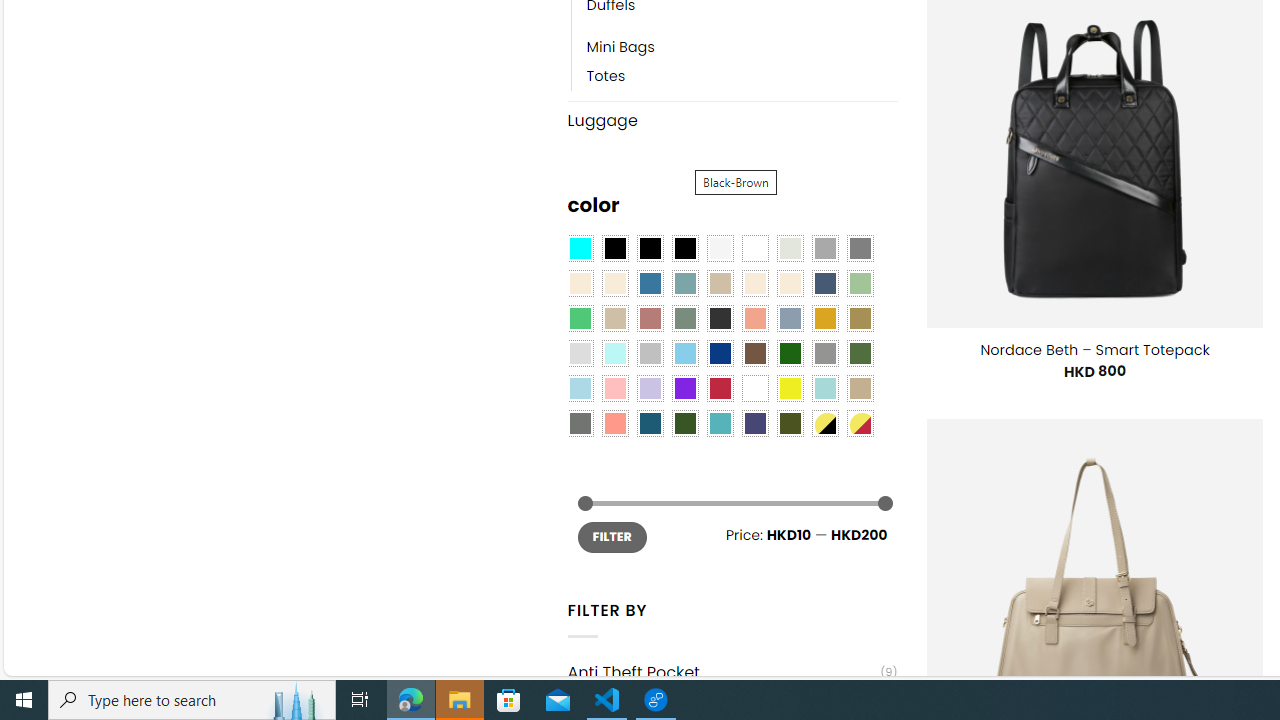 The image size is (1280, 720). What do you see at coordinates (741, 76) in the screenshot?
I see `'Totes'` at bounding box center [741, 76].